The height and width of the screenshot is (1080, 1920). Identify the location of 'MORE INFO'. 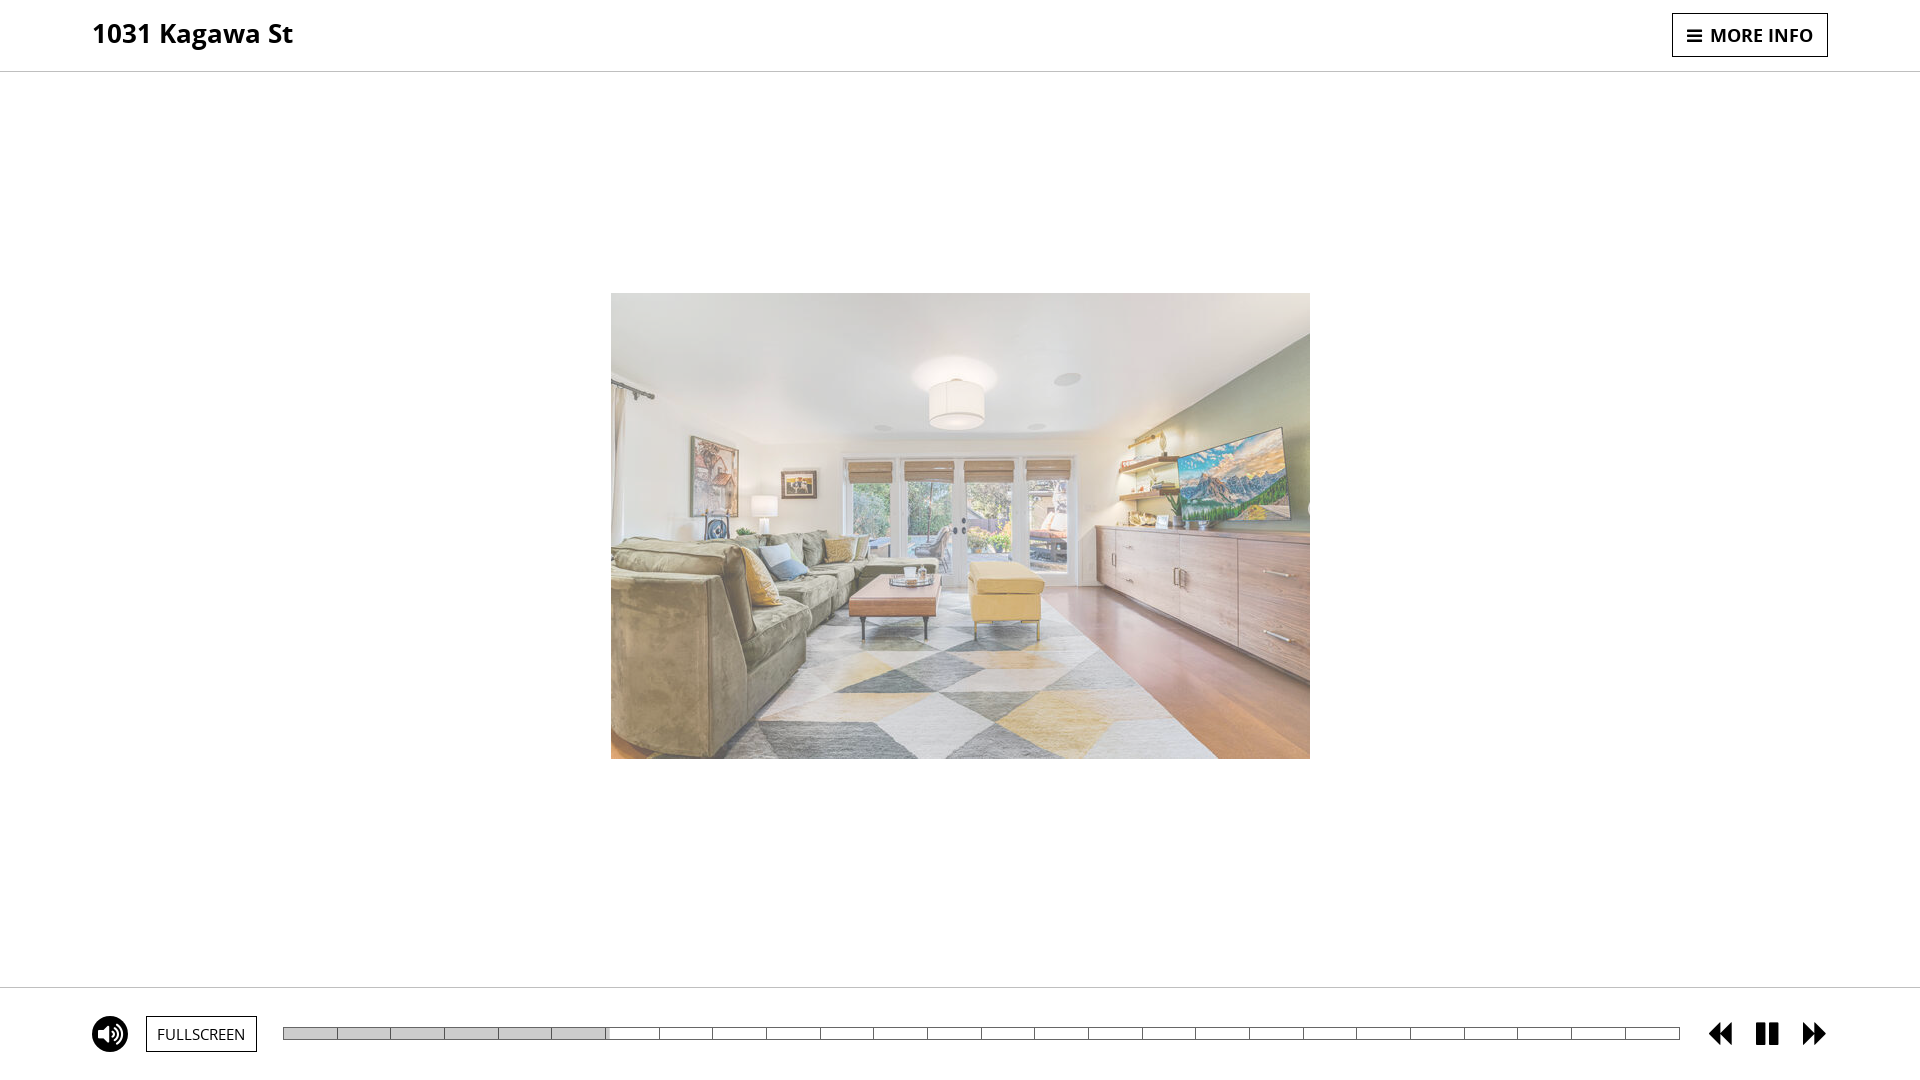
(1749, 34).